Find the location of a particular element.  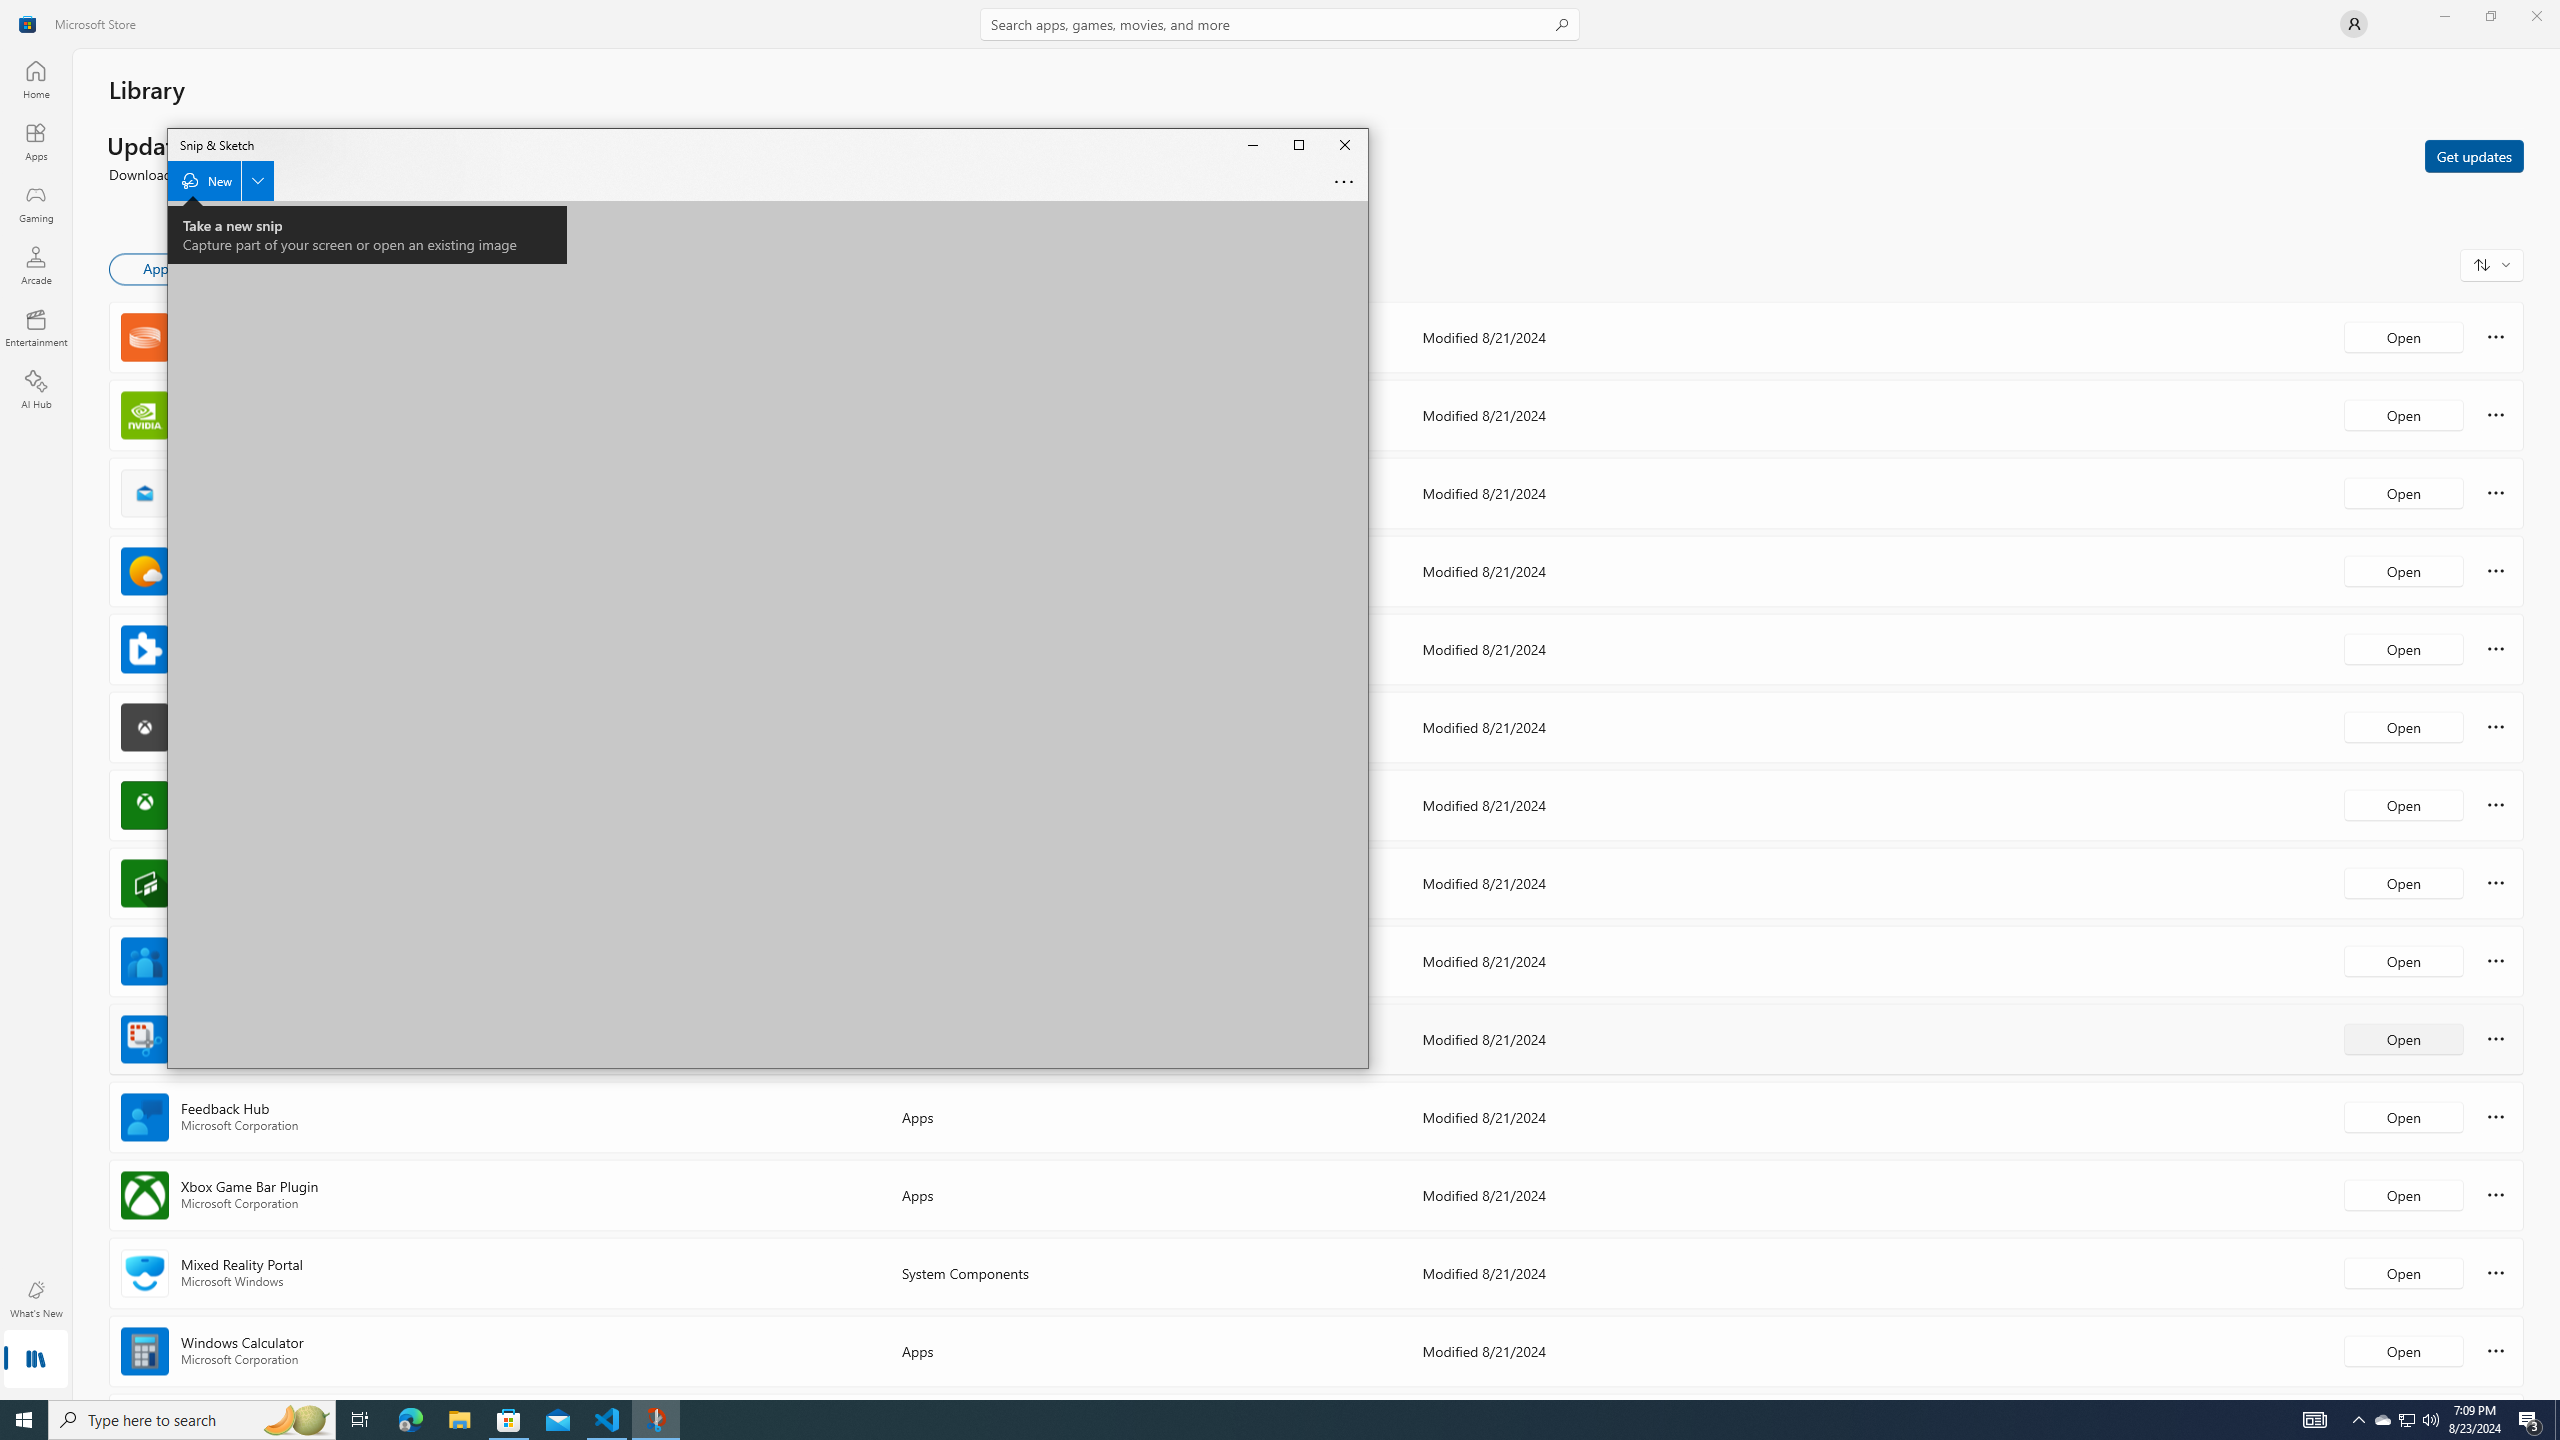

'AutomationID: 4105' is located at coordinates (2315, 1418).